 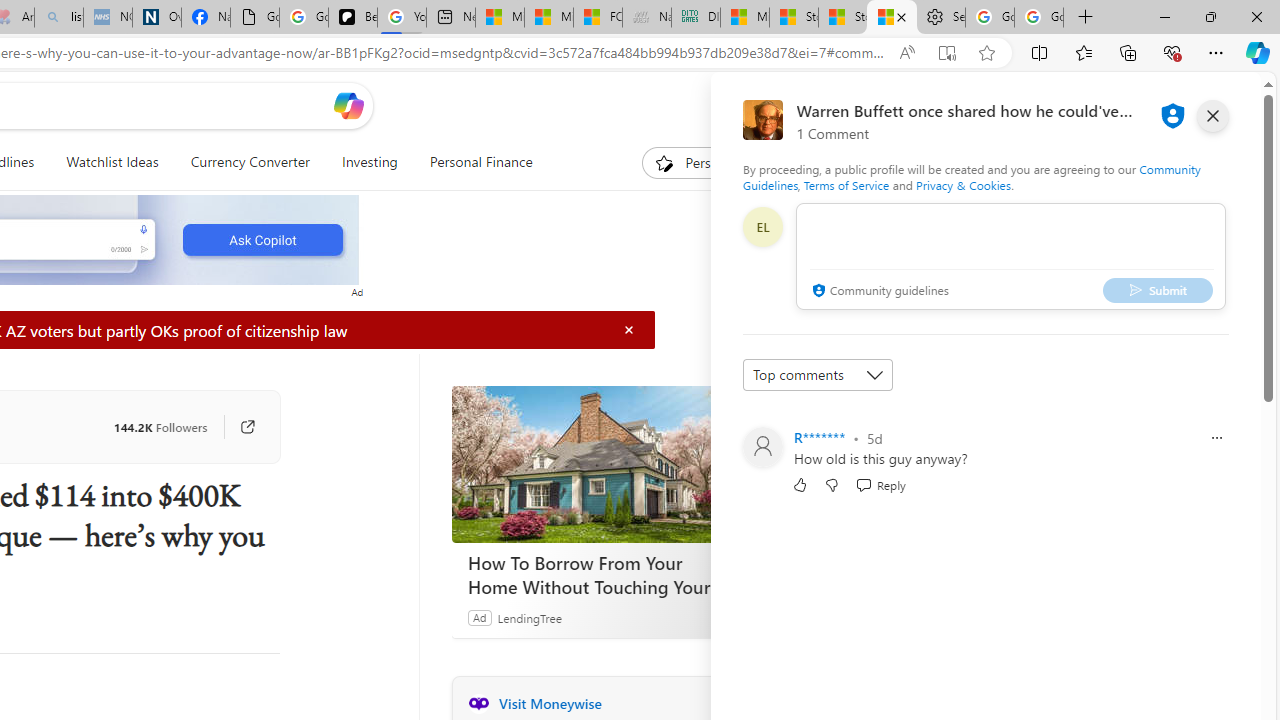 What do you see at coordinates (353, 17) in the screenshot?
I see `'Be Smart | creating Science videos | Patreon'` at bounding box center [353, 17].